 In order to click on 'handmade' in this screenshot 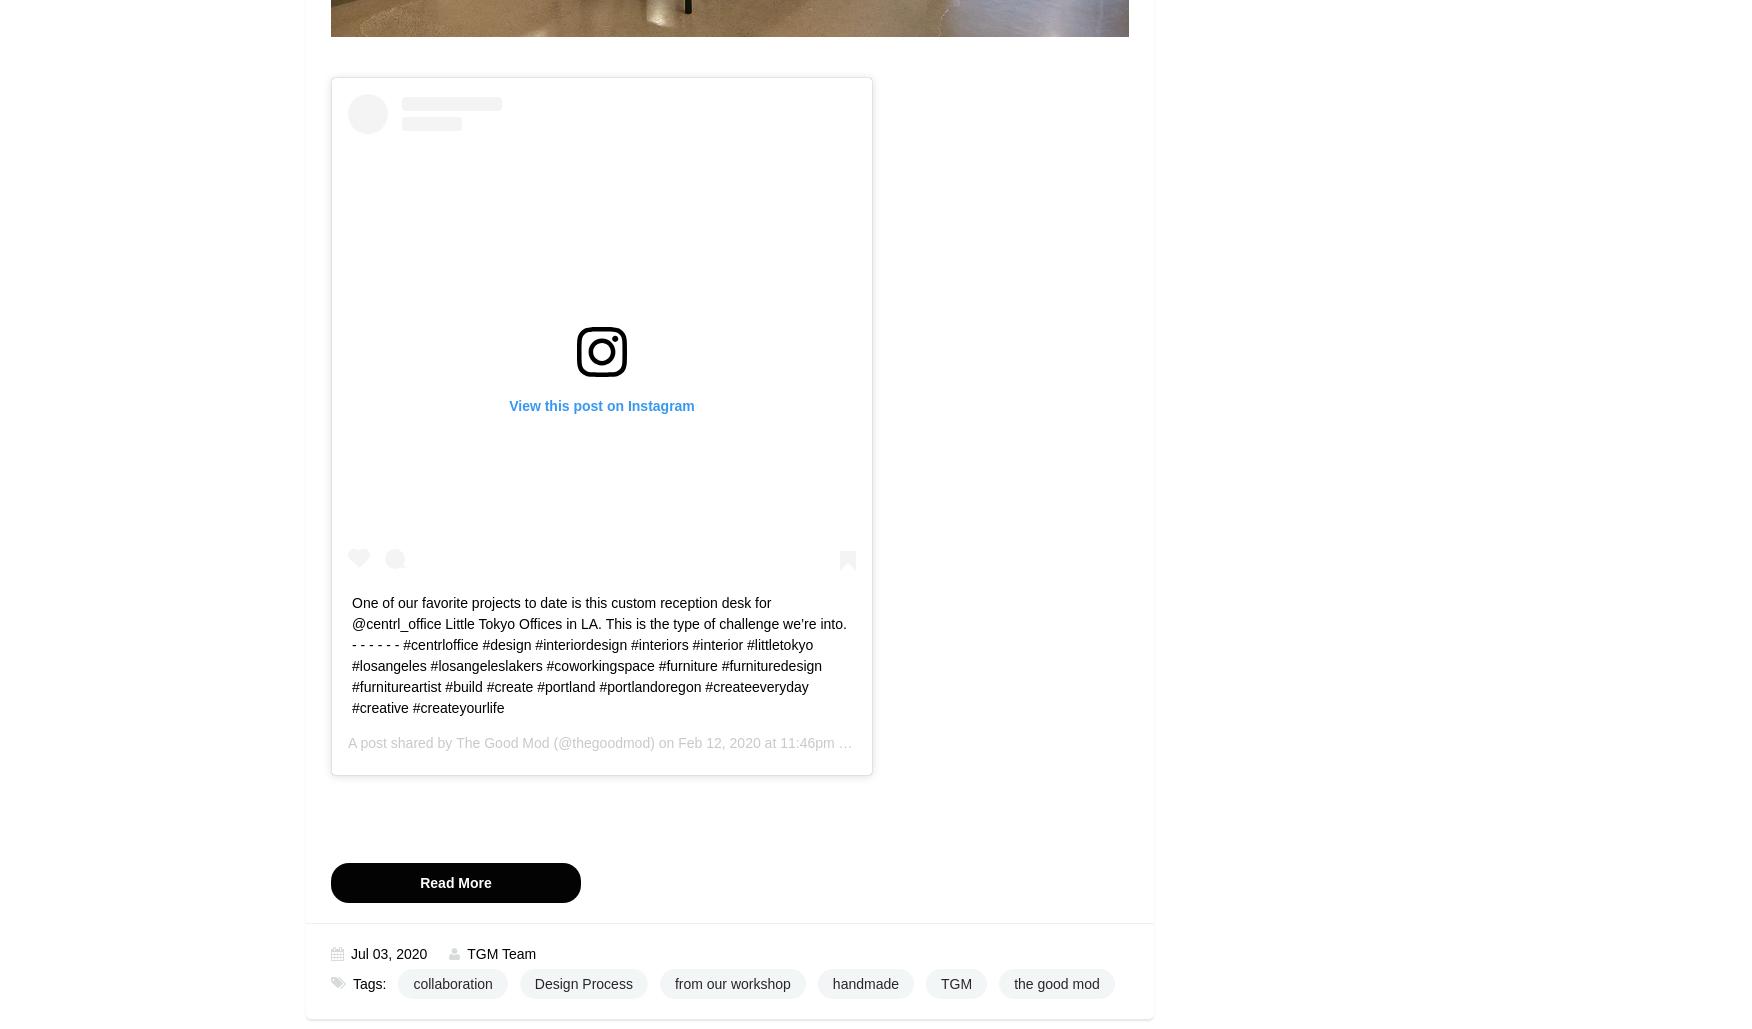, I will do `click(864, 983)`.